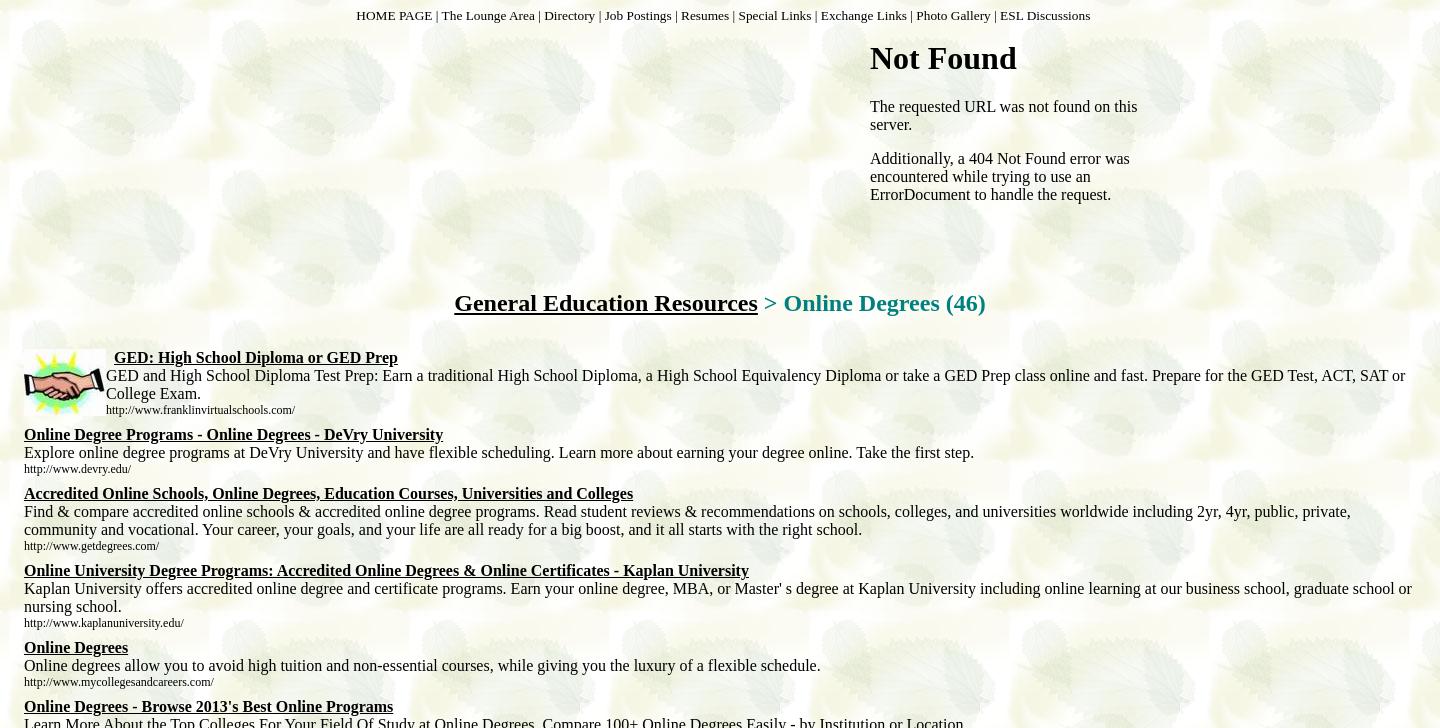 This screenshot has width=1440, height=728. I want to click on 'Explore online degree programs at DeVry University and have flexible scheduling. Learn more about earning your degree online. Take the first step.', so click(497, 452).